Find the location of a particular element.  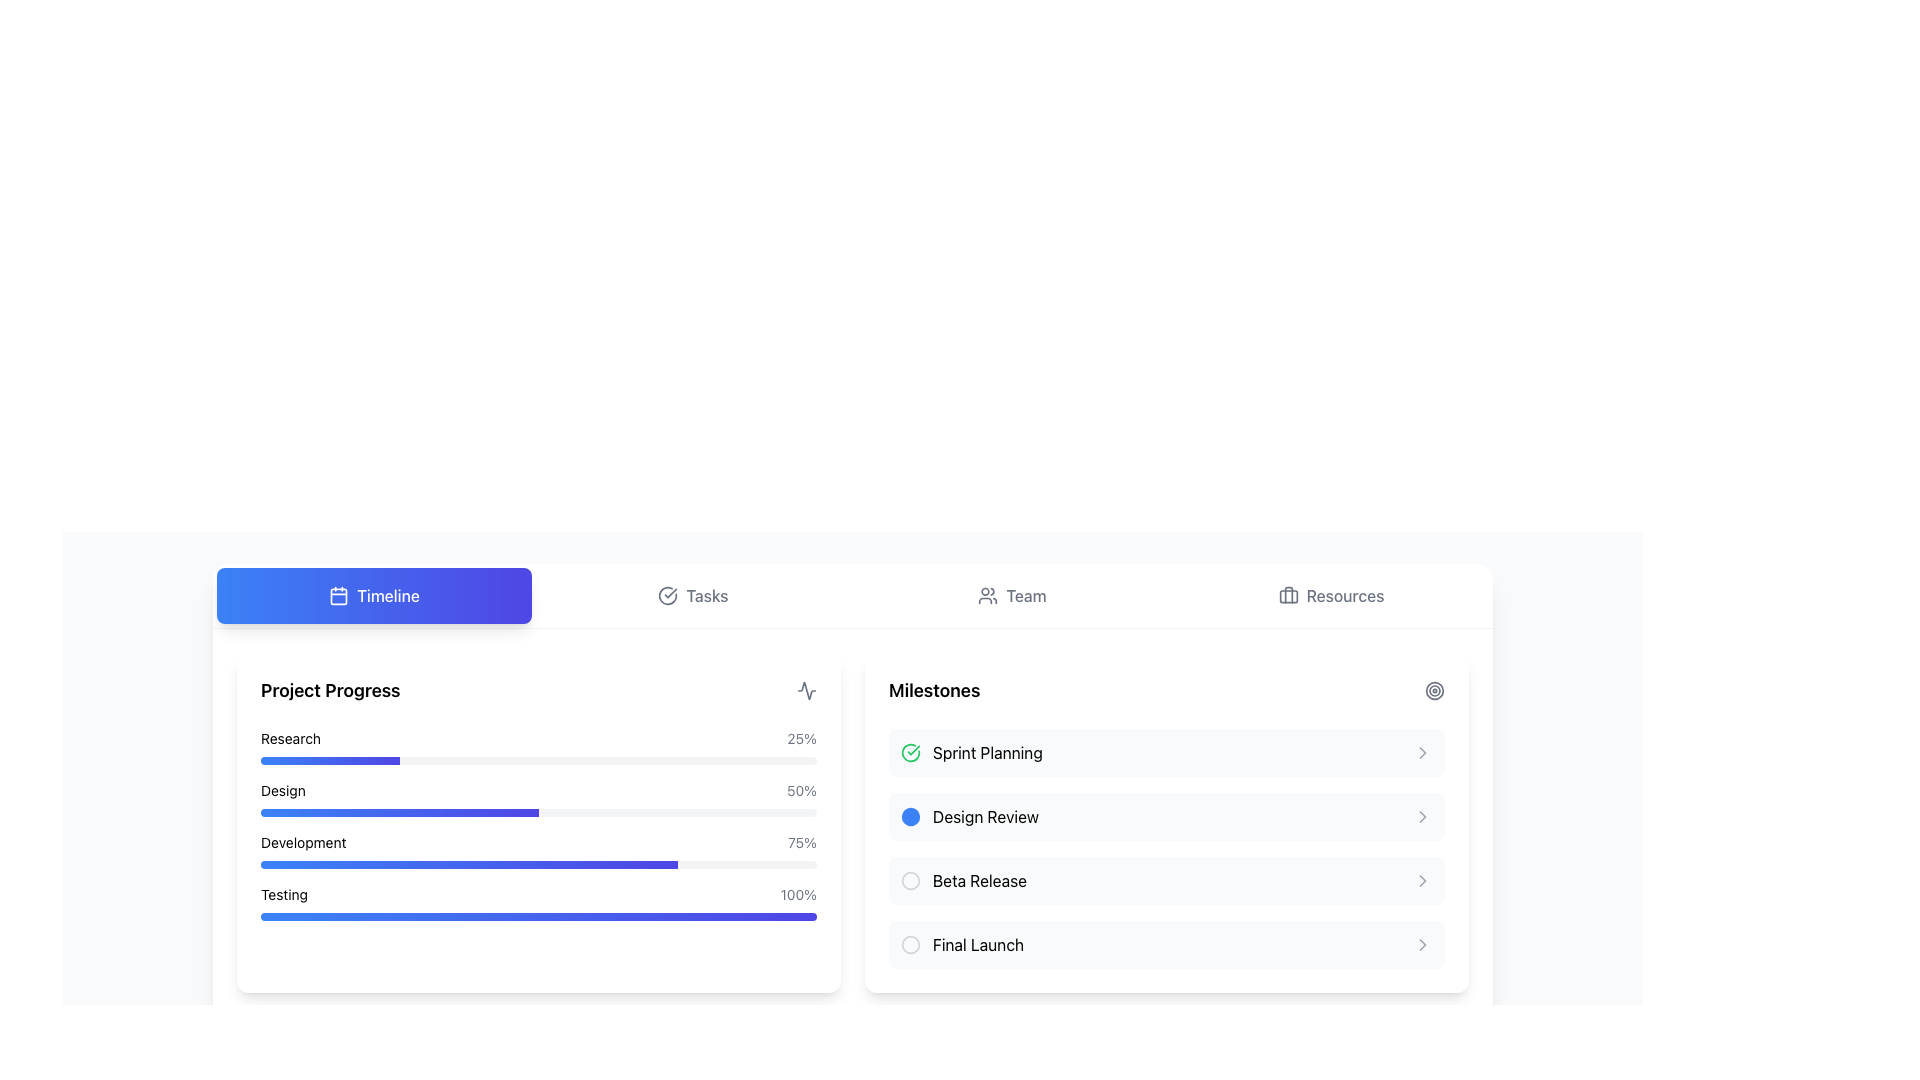

displayed text from the text label showing '75%' in gray color, found in the 'Project Progress' section next to the 'Development' progress bar is located at coordinates (802, 843).